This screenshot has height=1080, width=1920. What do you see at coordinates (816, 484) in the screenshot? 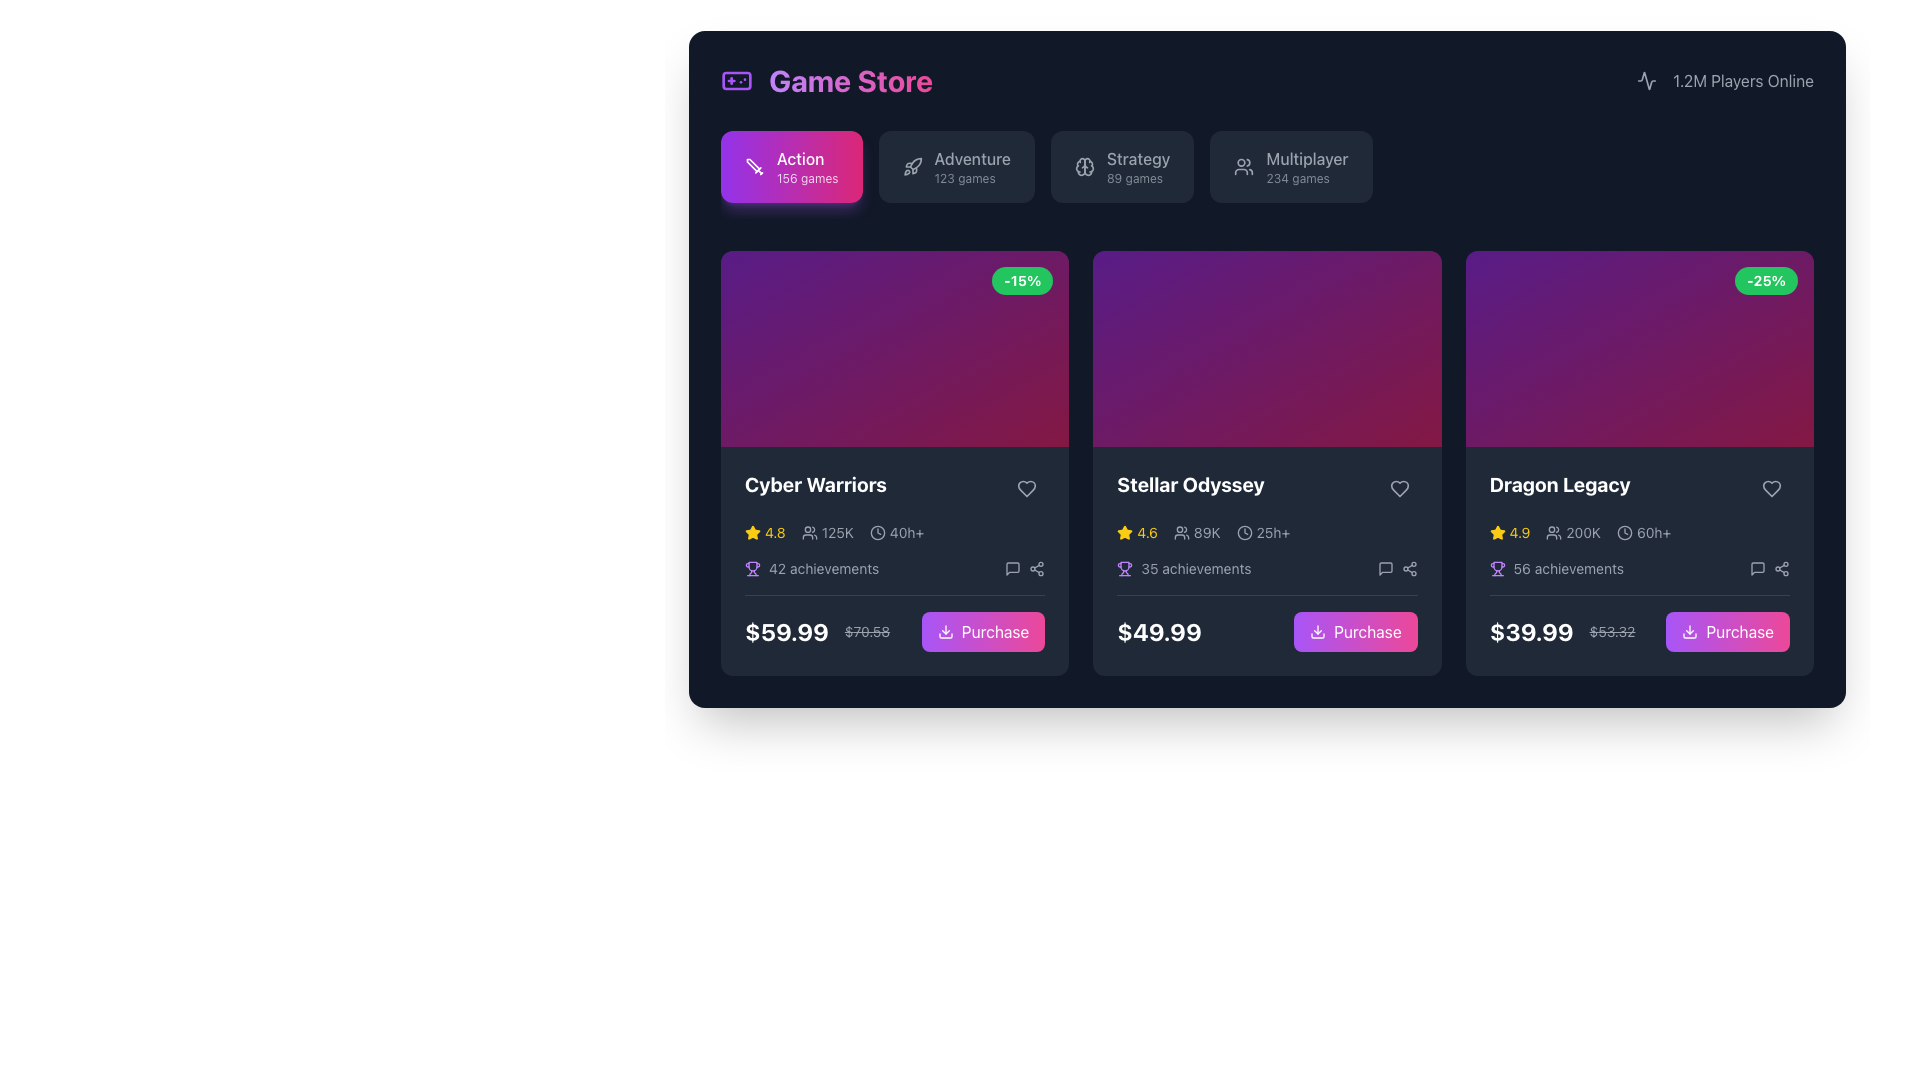
I see `the text label for the game 'Cyber Warriors', which serves as the title in the card layout` at bounding box center [816, 484].